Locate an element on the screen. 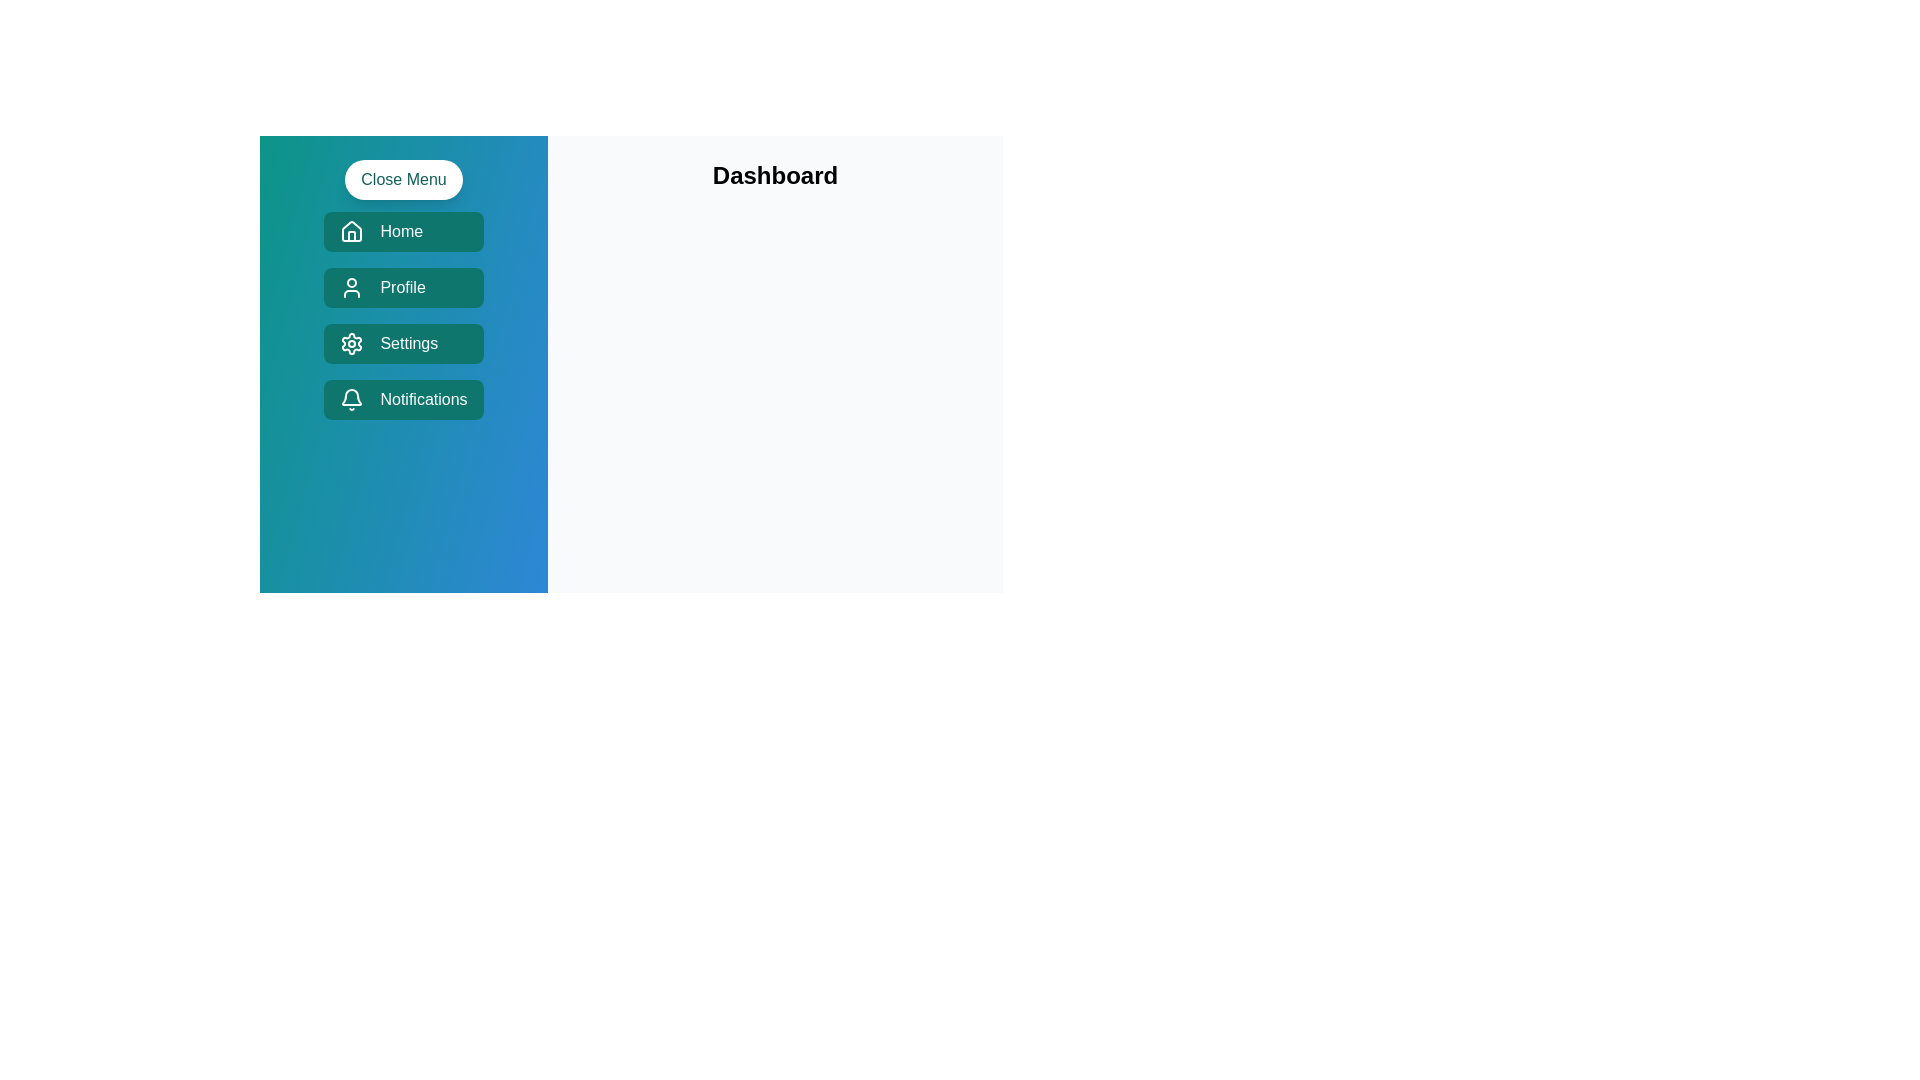  the 'Home' icon in the left sidebar is located at coordinates (352, 230).